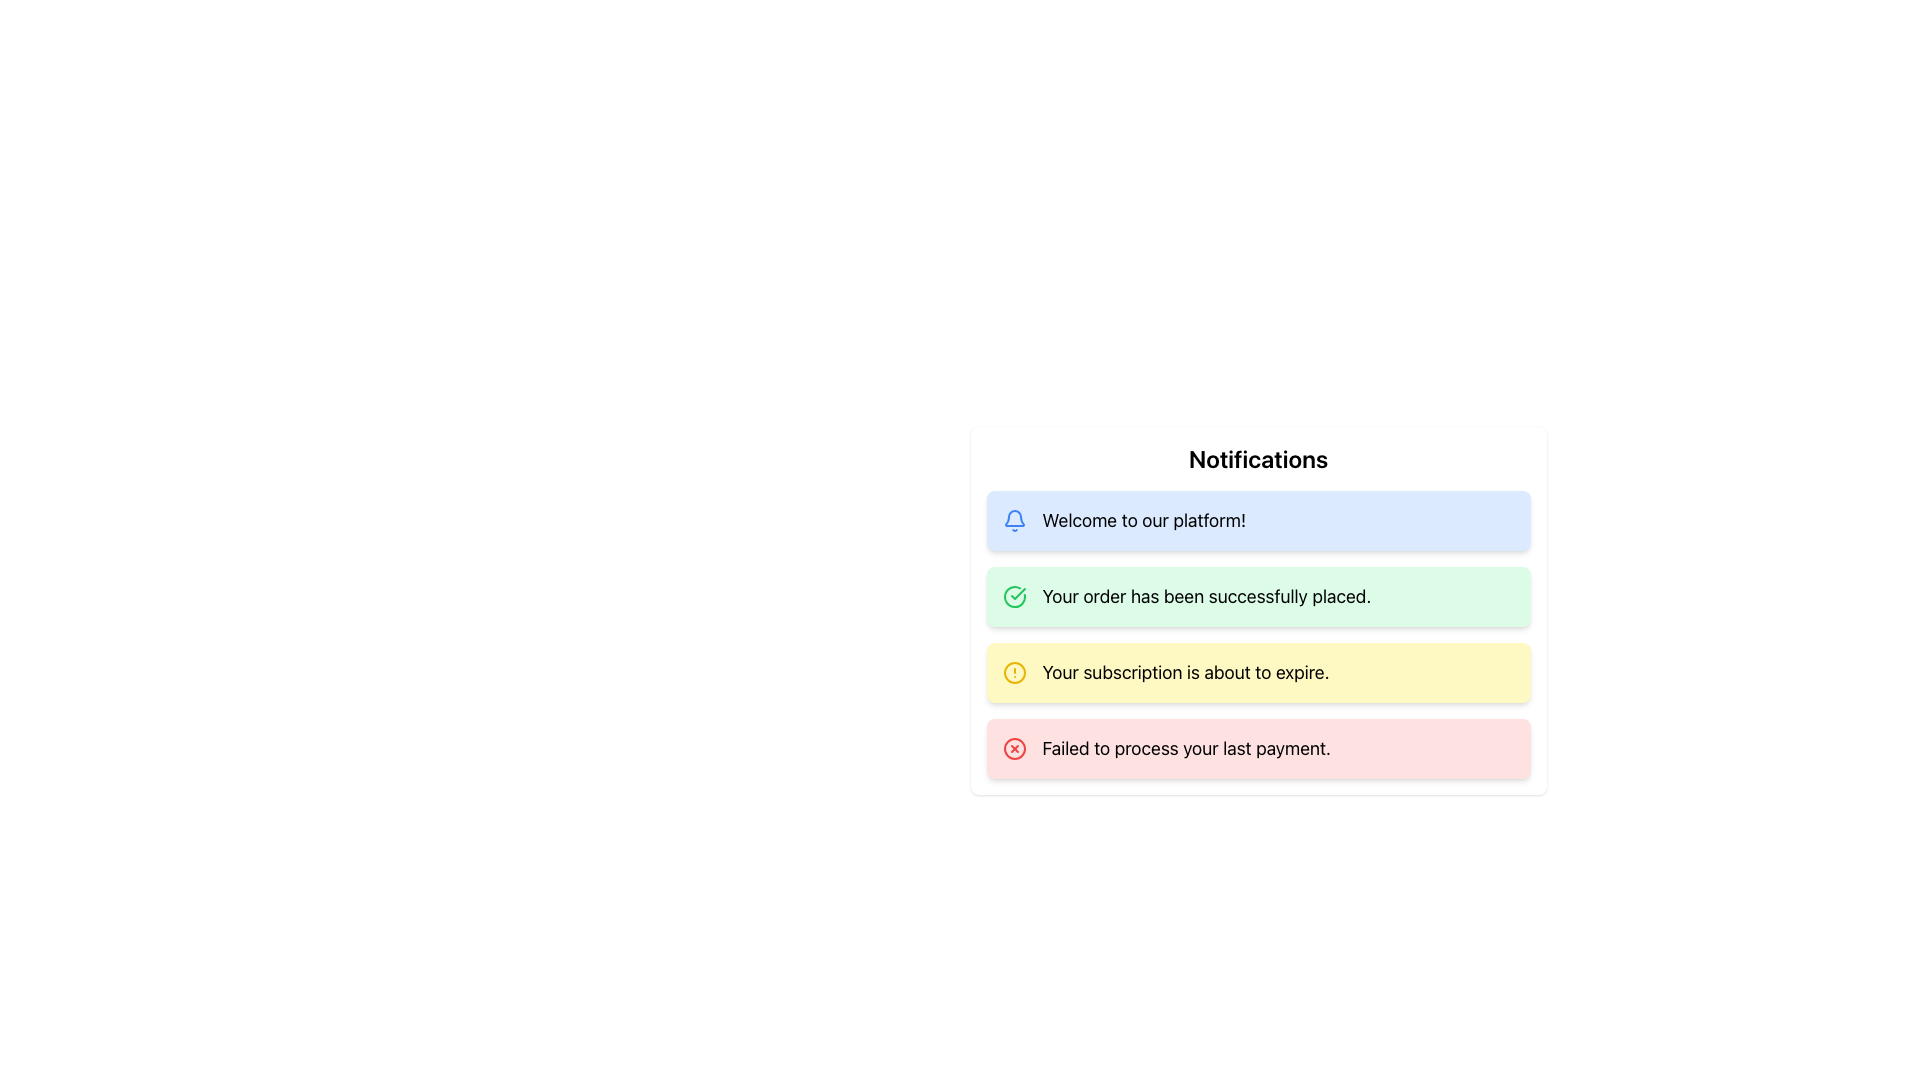 This screenshot has height=1080, width=1920. What do you see at coordinates (1014, 748) in the screenshot?
I see `the circular SVG element styled with a red fill, which is part of the error icon indicating the error message 'Failed to process your last payment.'` at bounding box center [1014, 748].